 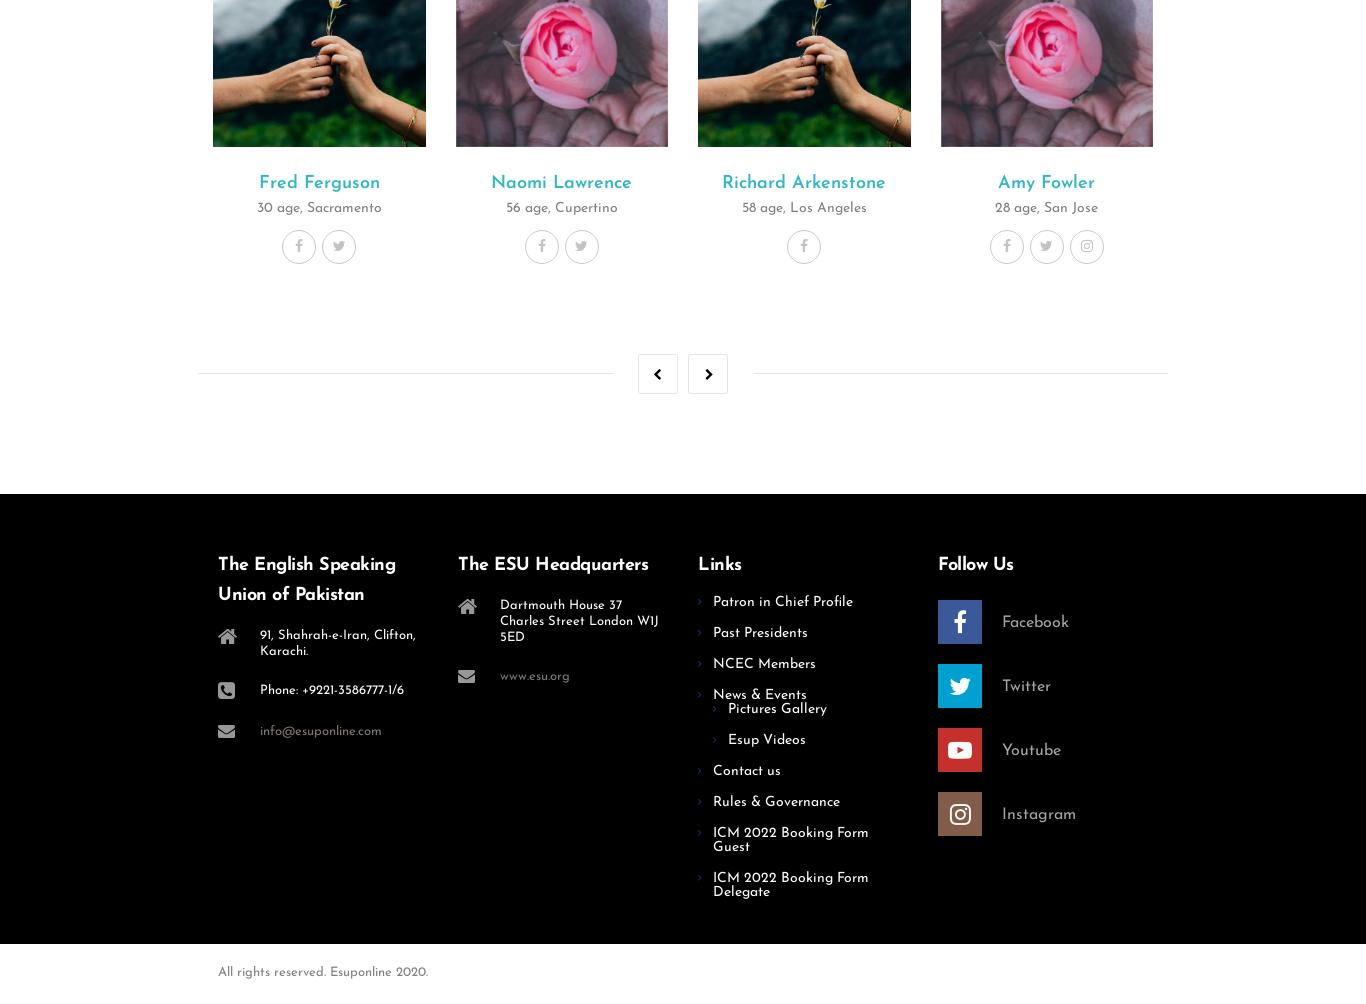 What do you see at coordinates (767, 738) in the screenshot?
I see `'Esup Videos'` at bounding box center [767, 738].